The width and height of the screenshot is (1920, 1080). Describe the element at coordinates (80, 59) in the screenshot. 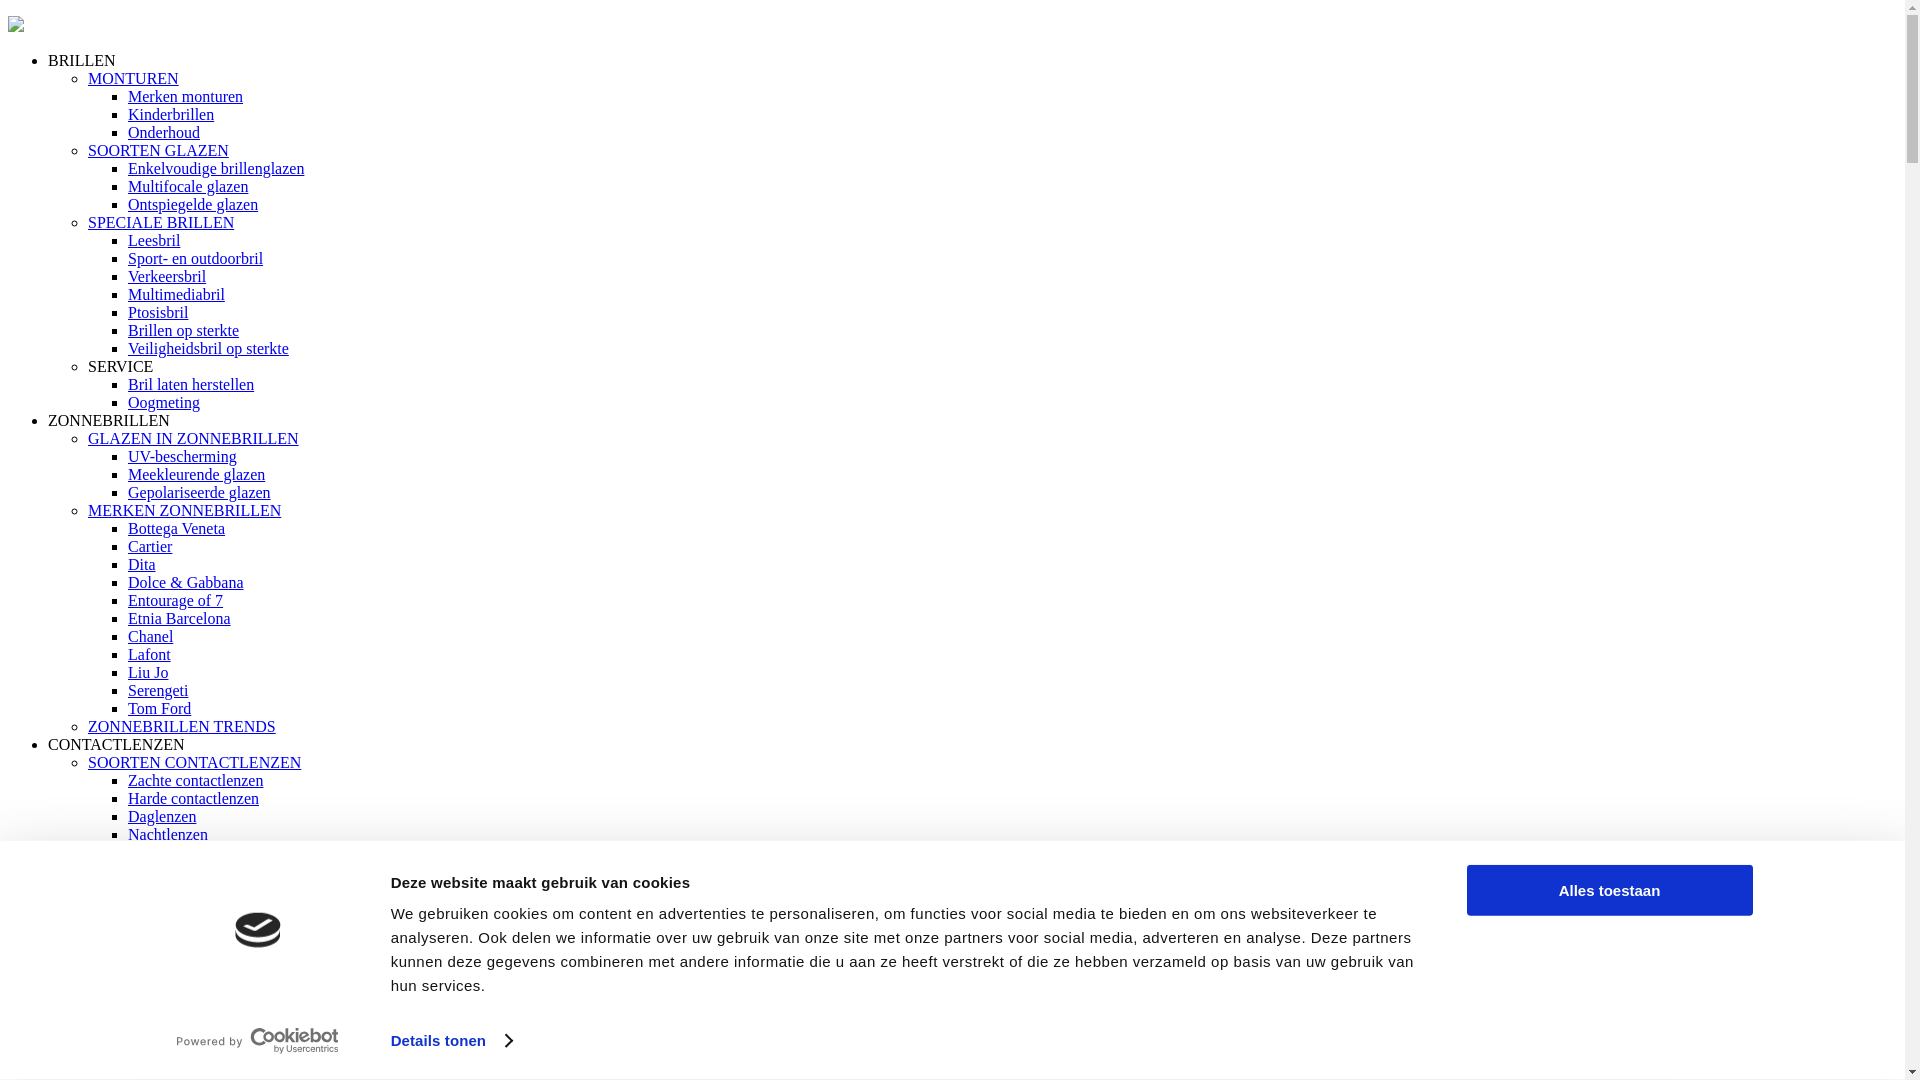

I see `'BRILLEN'` at that location.